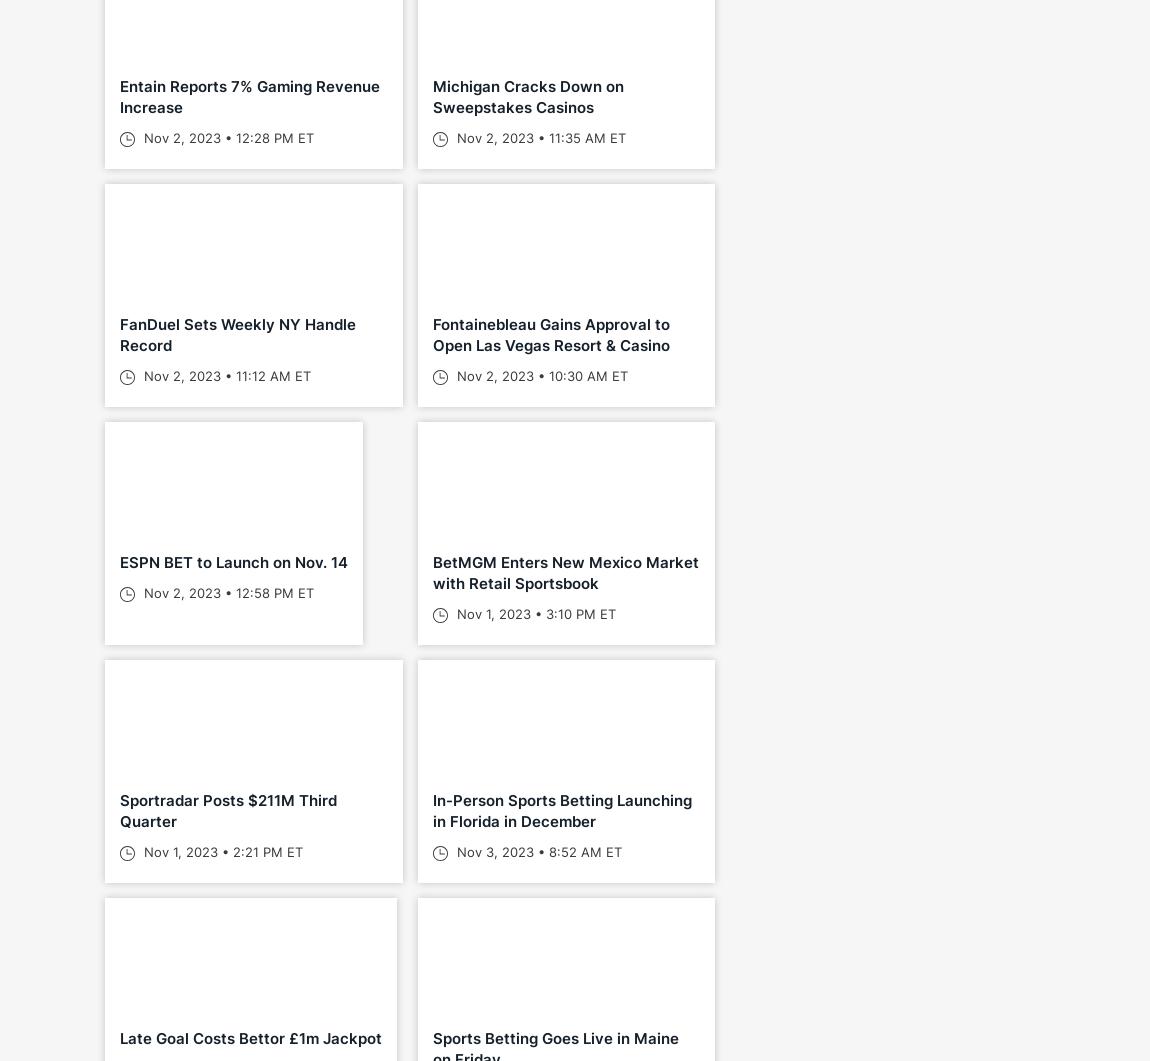  I want to click on 'Sportradar Posts $211M Third Quarter', so click(227, 811).